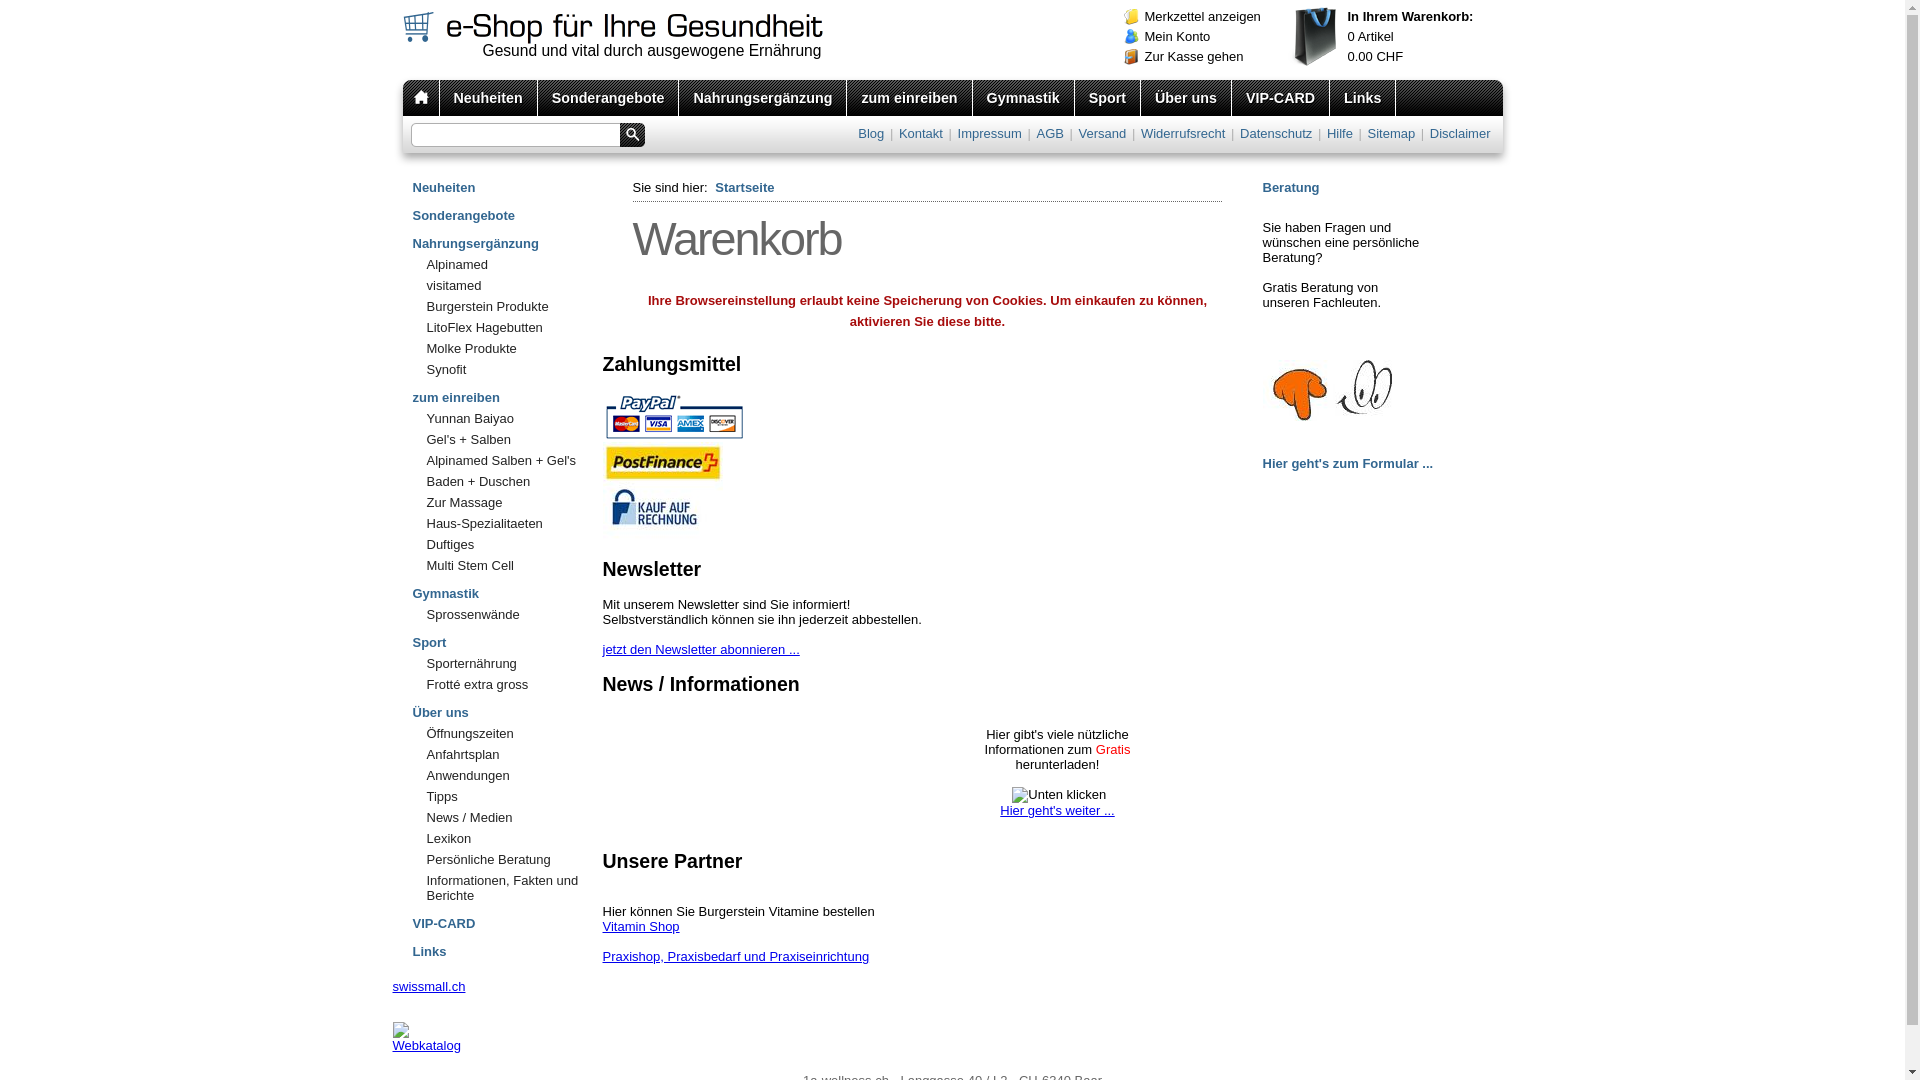 This screenshot has height=1080, width=1920. I want to click on 'Baden + Duschen', so click(507, 481).